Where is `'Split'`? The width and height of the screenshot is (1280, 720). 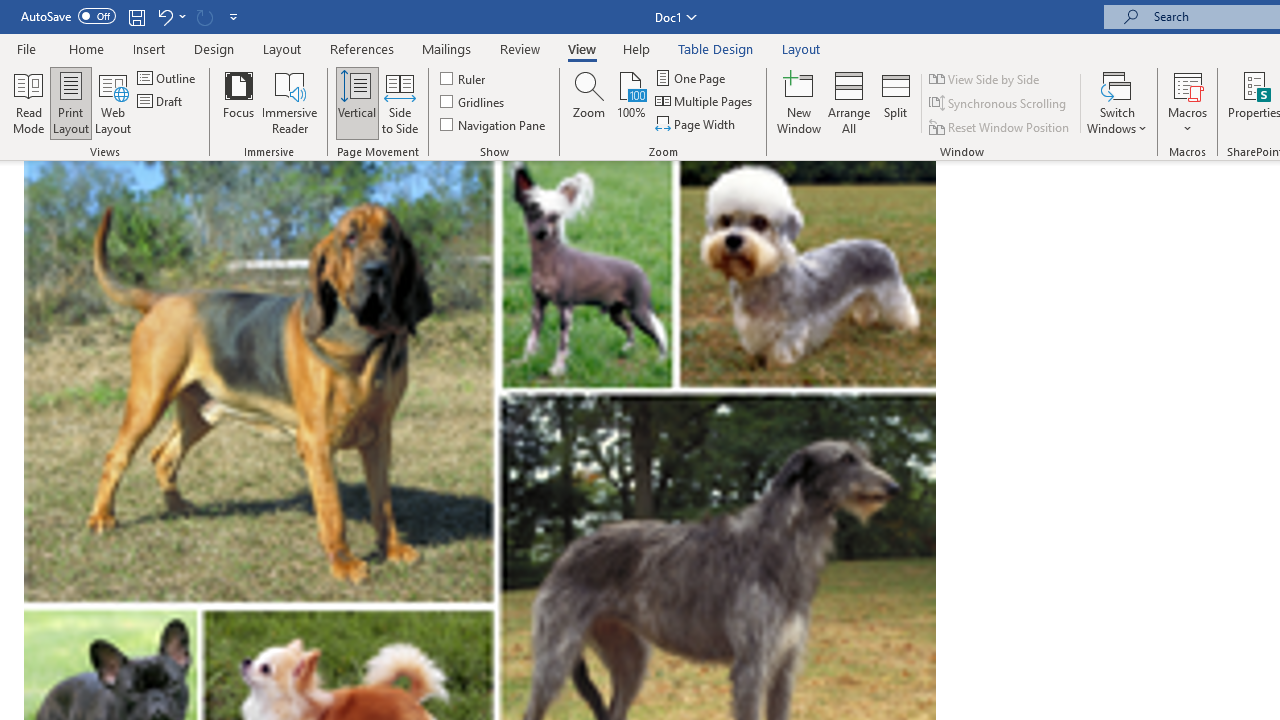
'Split' is located at coordinates (895, 103).